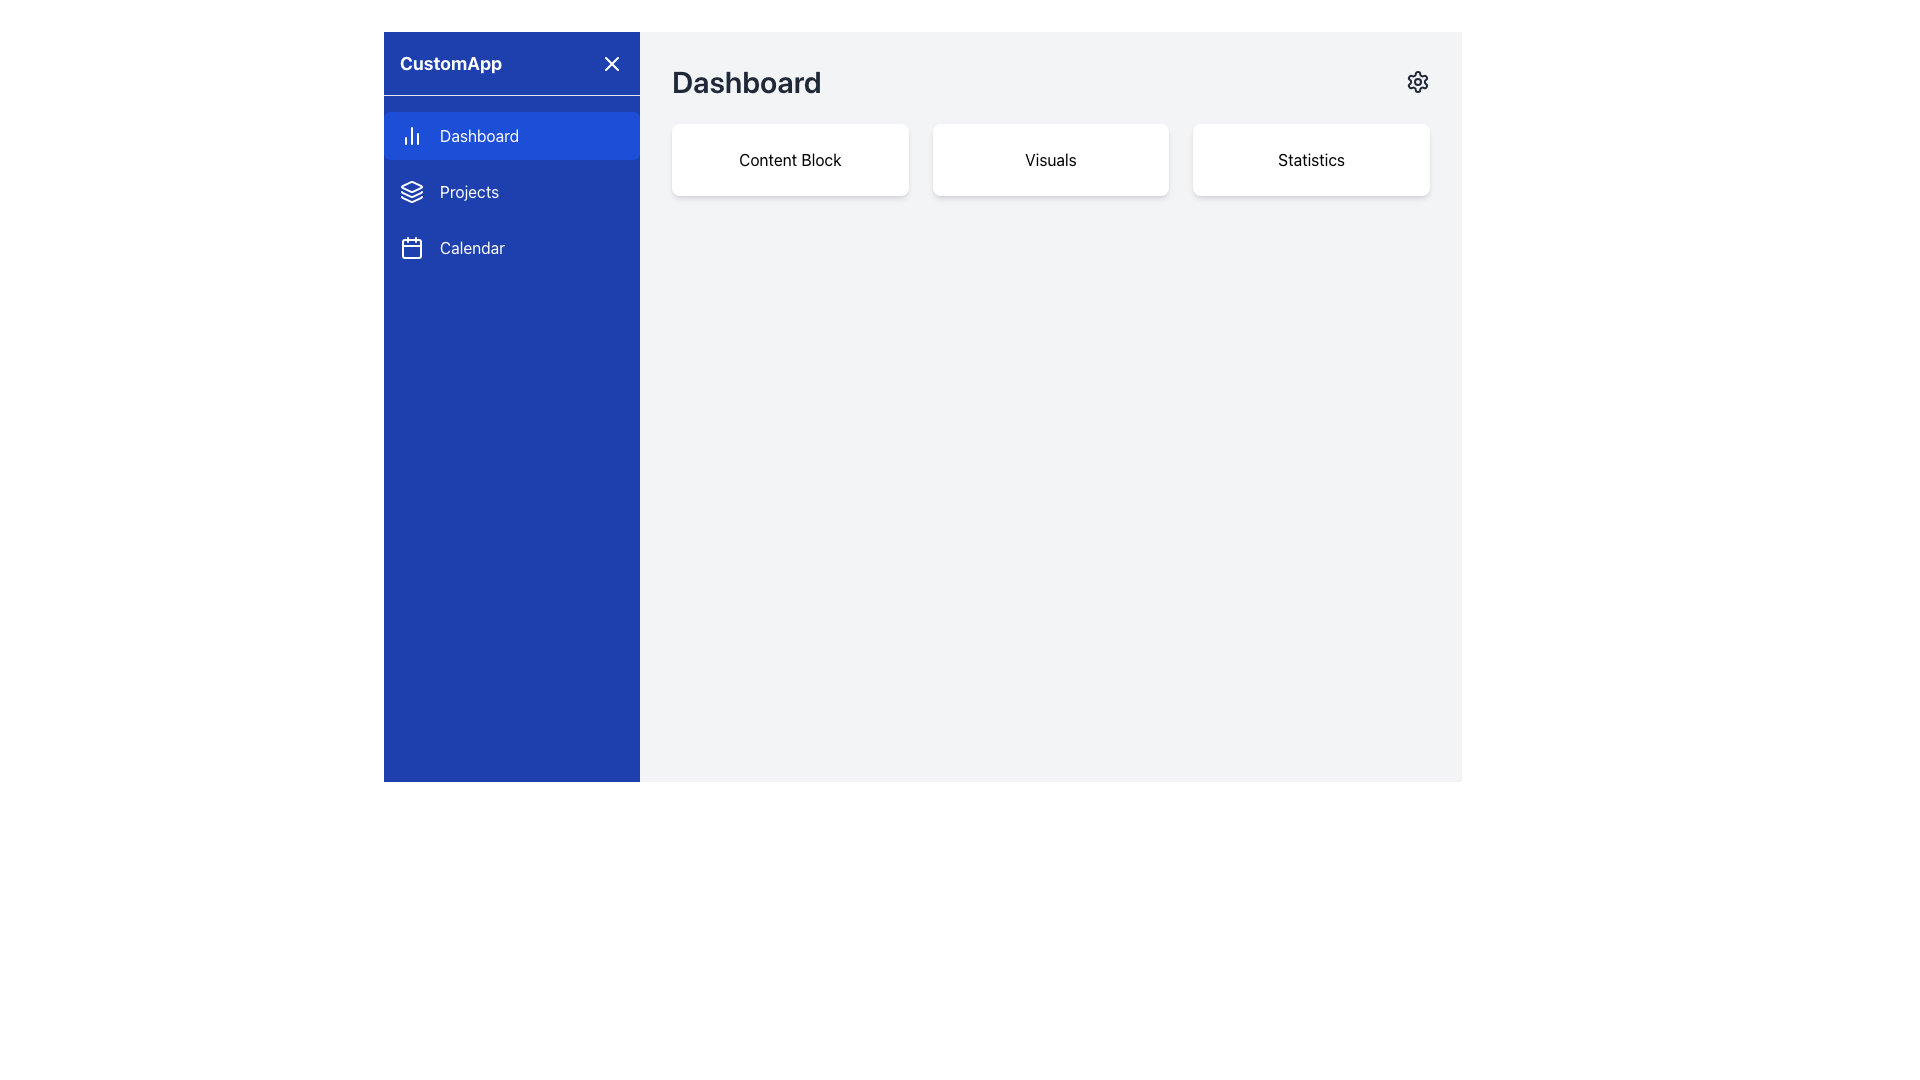 Image resolution: width=1920 pixels, height=1080 pixels. What do you see at coordinates (411, 186) in the screenshot?
I see `the decorative icon adjacent to the 'Projects' label in the vertical navigation menu on the left side of the interface` at bounding box center [411, 186].